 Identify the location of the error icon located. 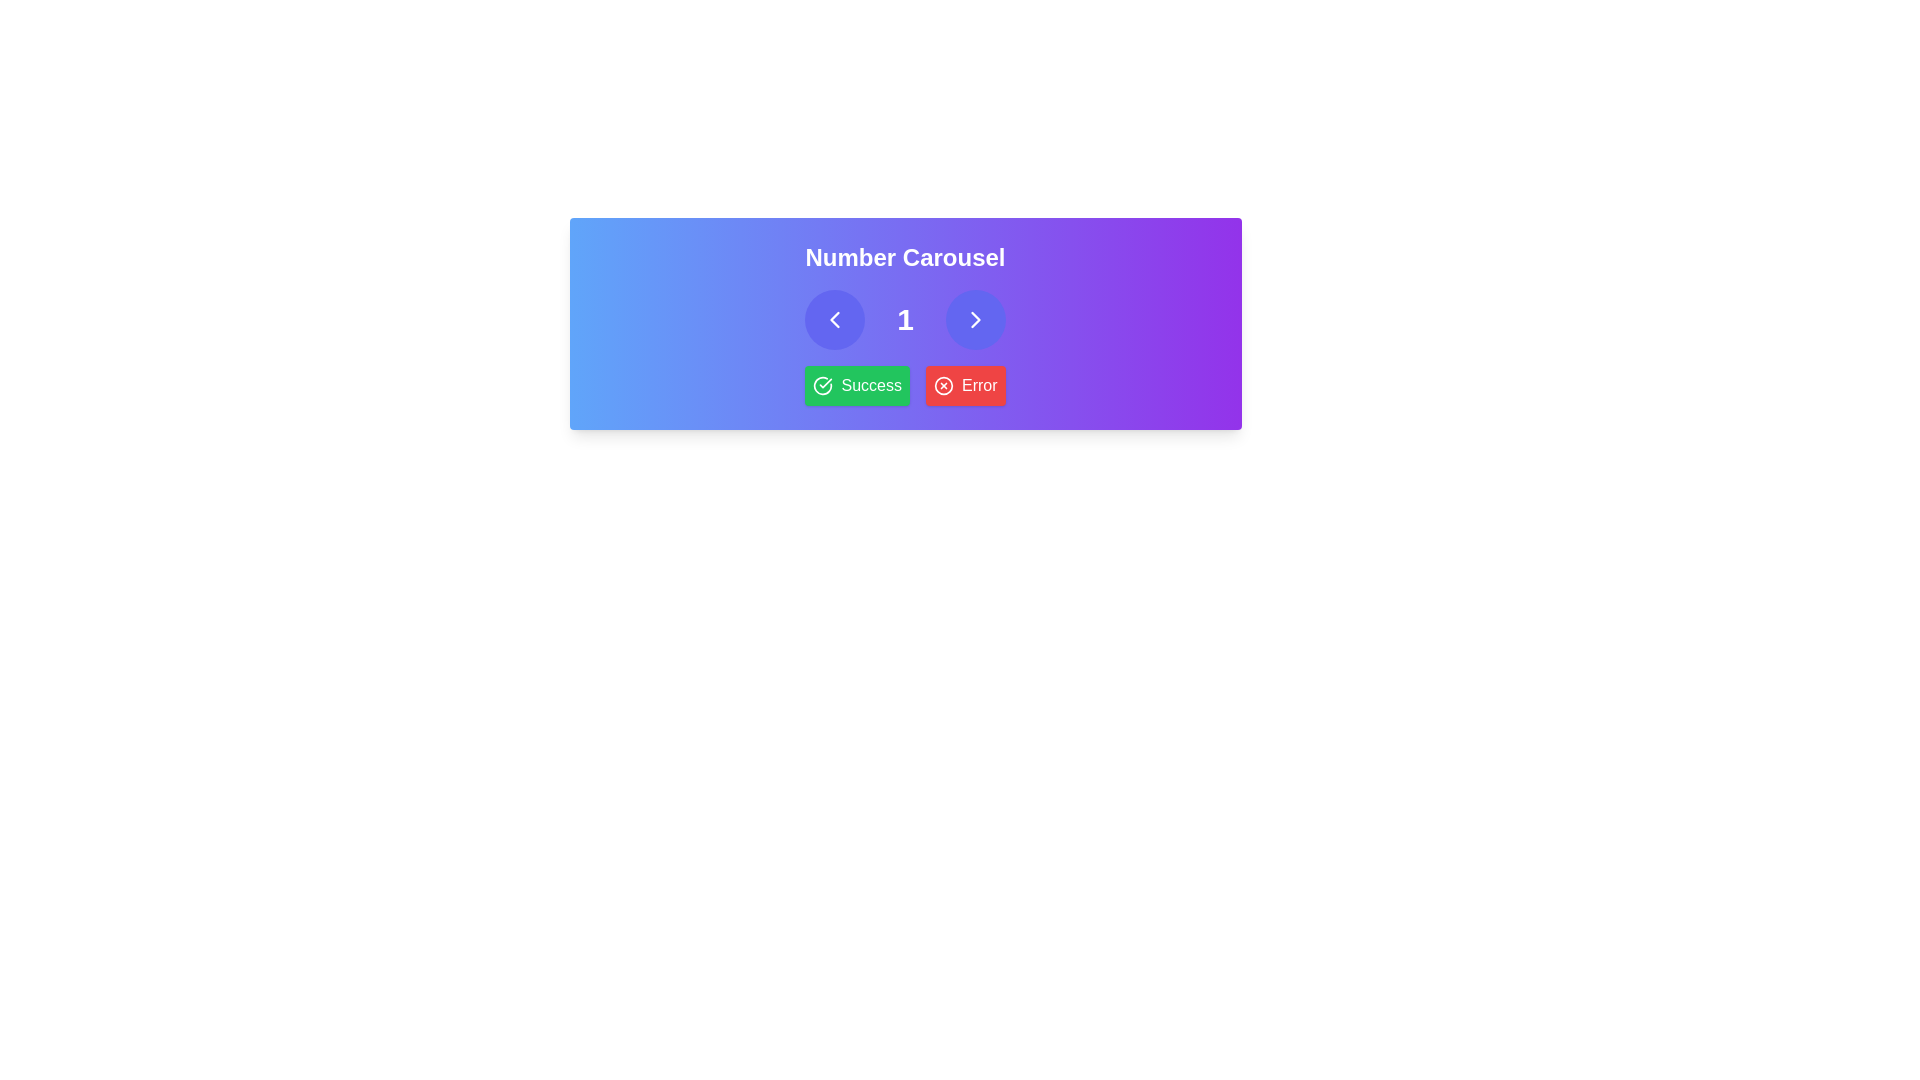
(942, 385).